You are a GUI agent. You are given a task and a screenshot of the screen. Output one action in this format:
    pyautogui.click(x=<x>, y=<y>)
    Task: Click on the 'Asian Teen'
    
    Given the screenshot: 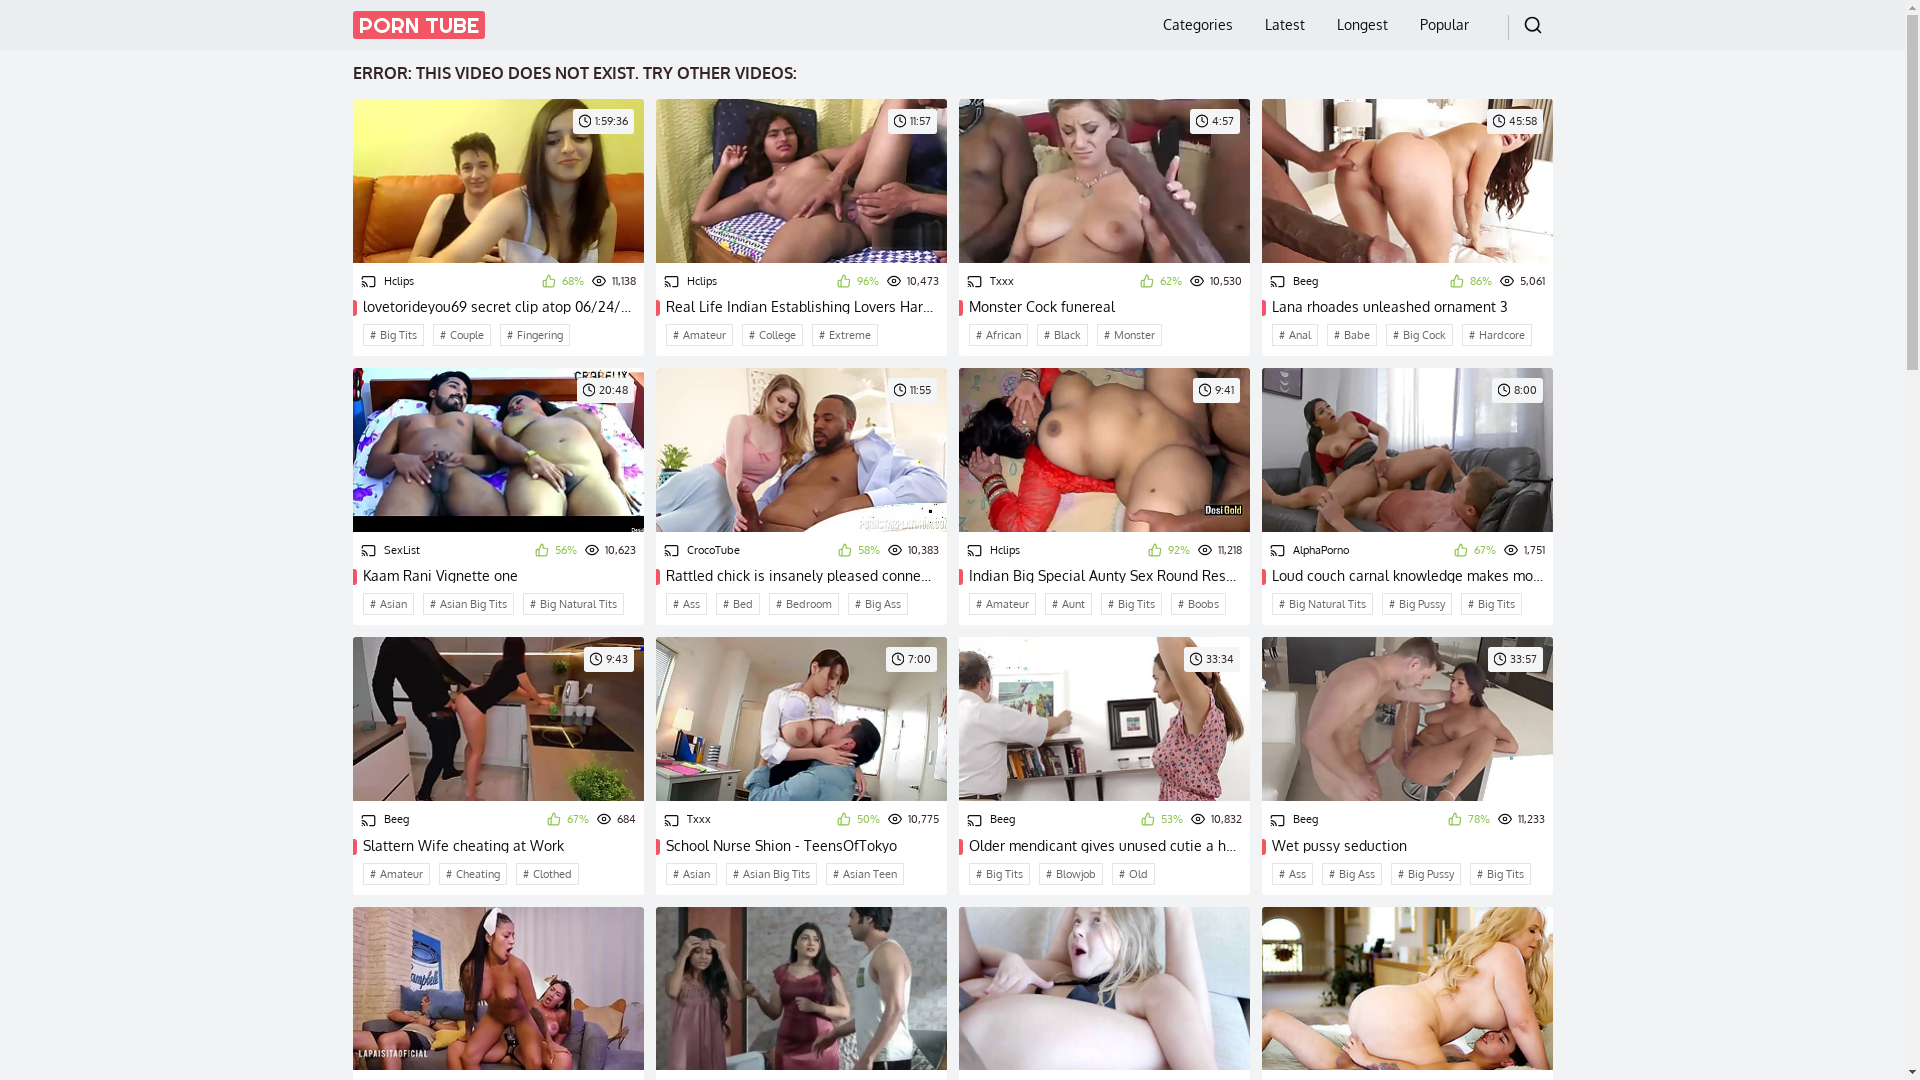 What is the action you would take?
    pyautogui.click(x=864, y=873)
    